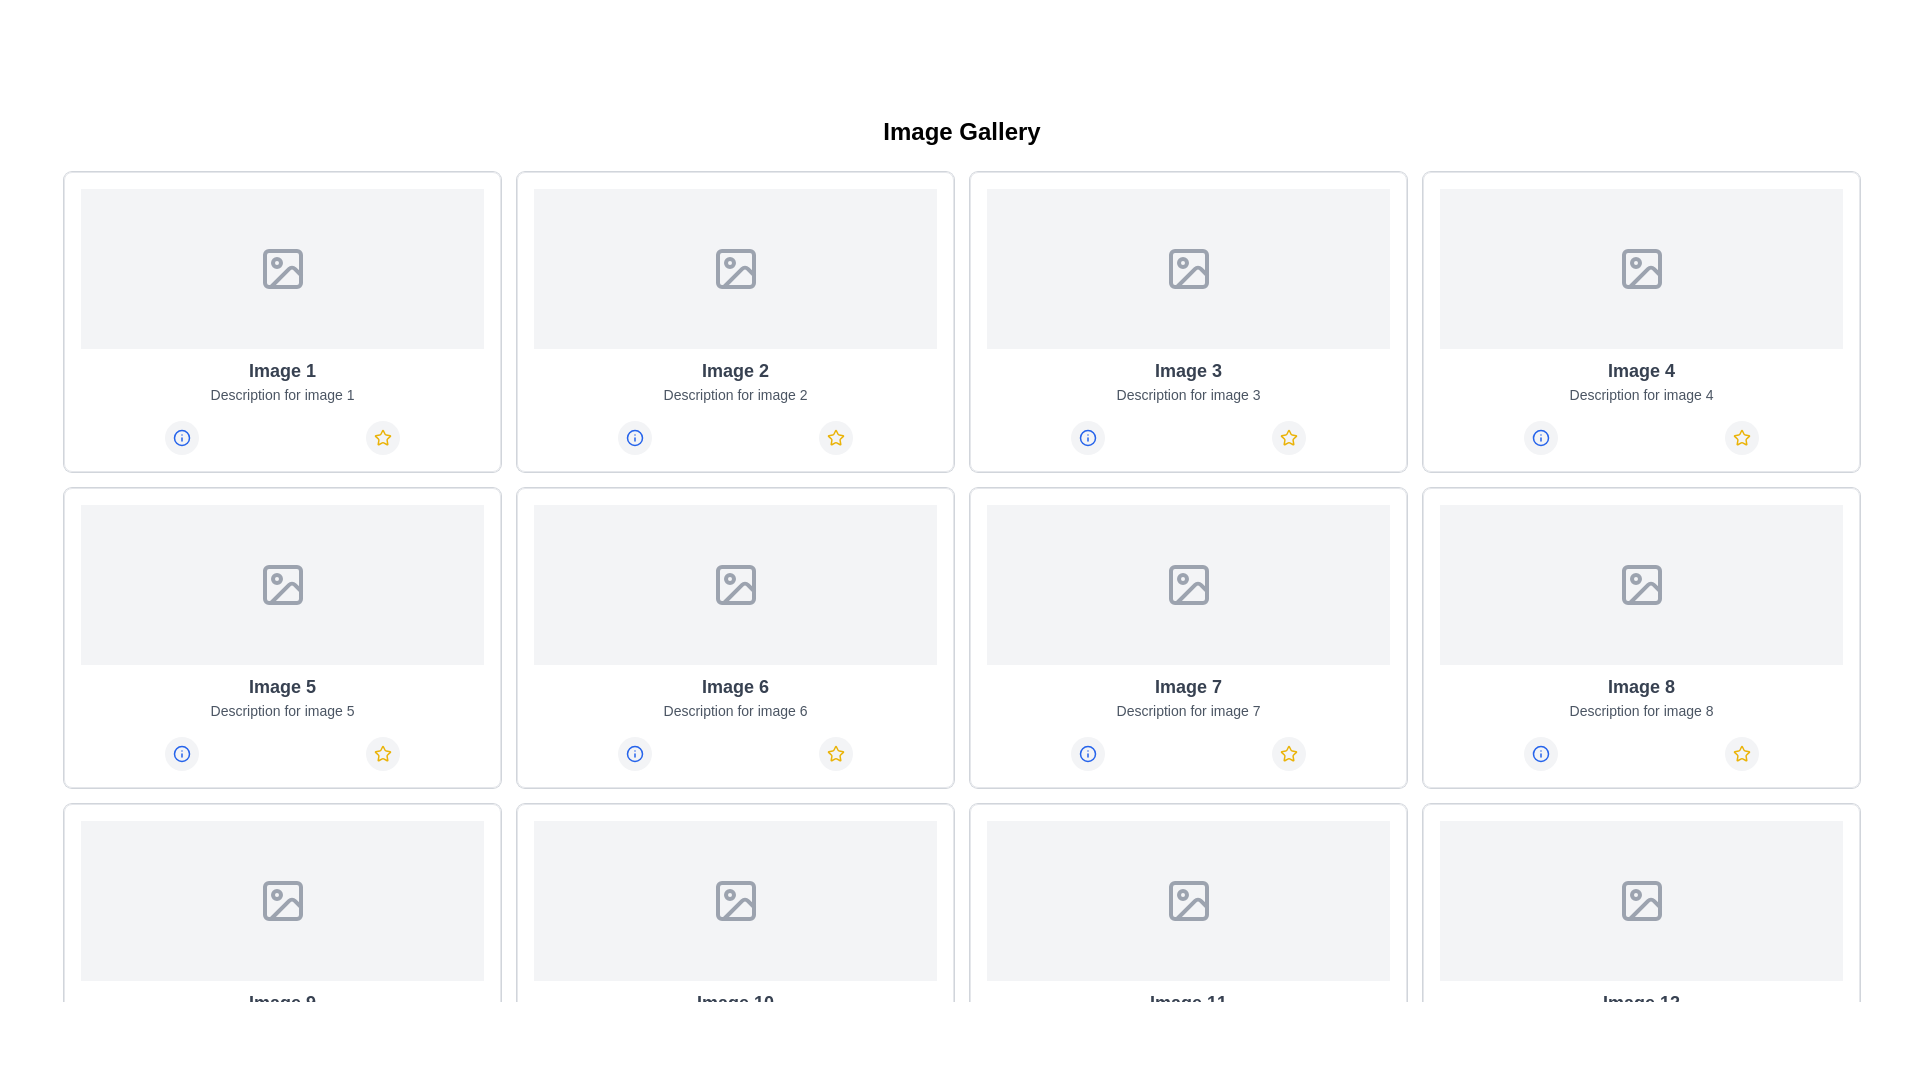 Image resolution: width=1920 pixels, height=1080 pixels. Describe the element at coordinates (1539, 437) in the screenshot. I see `the information button located underneath 'Image 4'` at that location.